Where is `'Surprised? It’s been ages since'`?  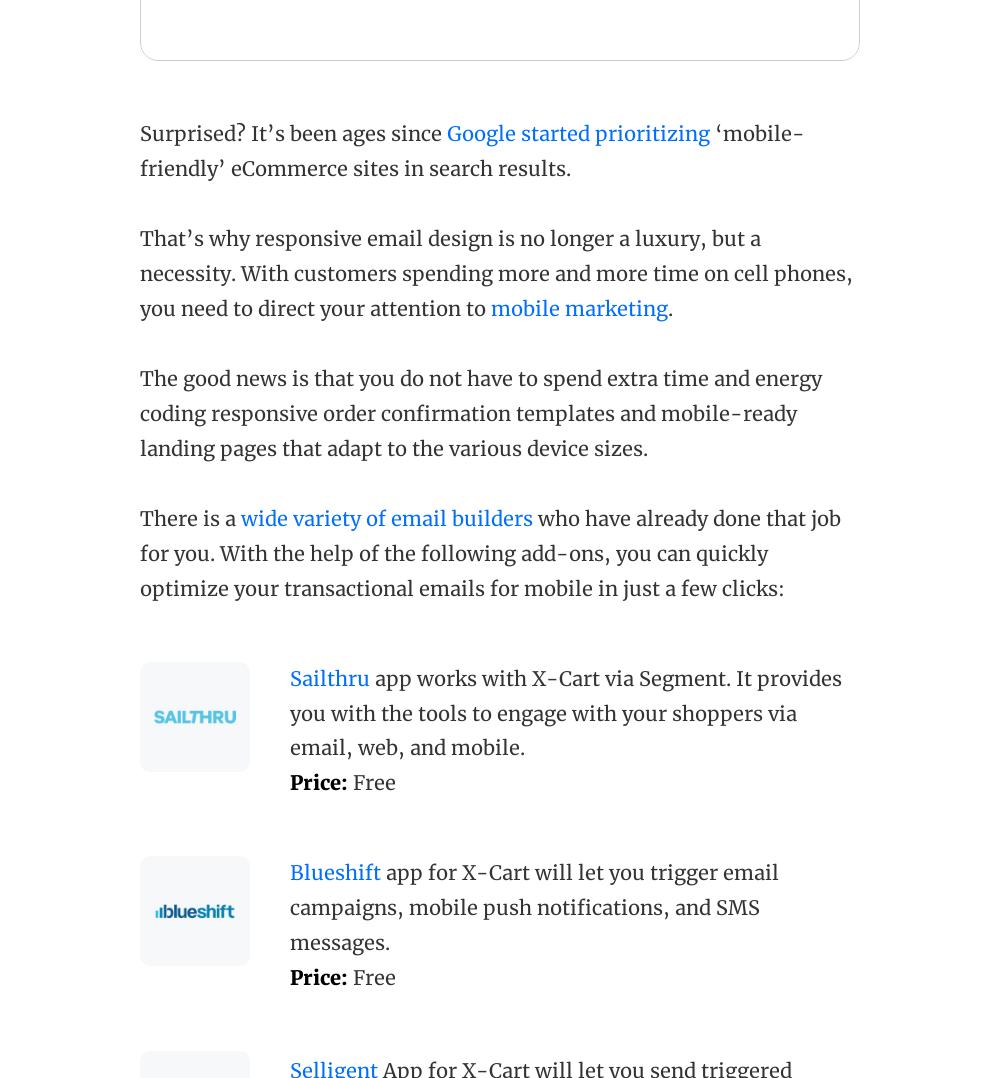
'Surprised? It’s been ages since' is located at coordinates (293, 132).